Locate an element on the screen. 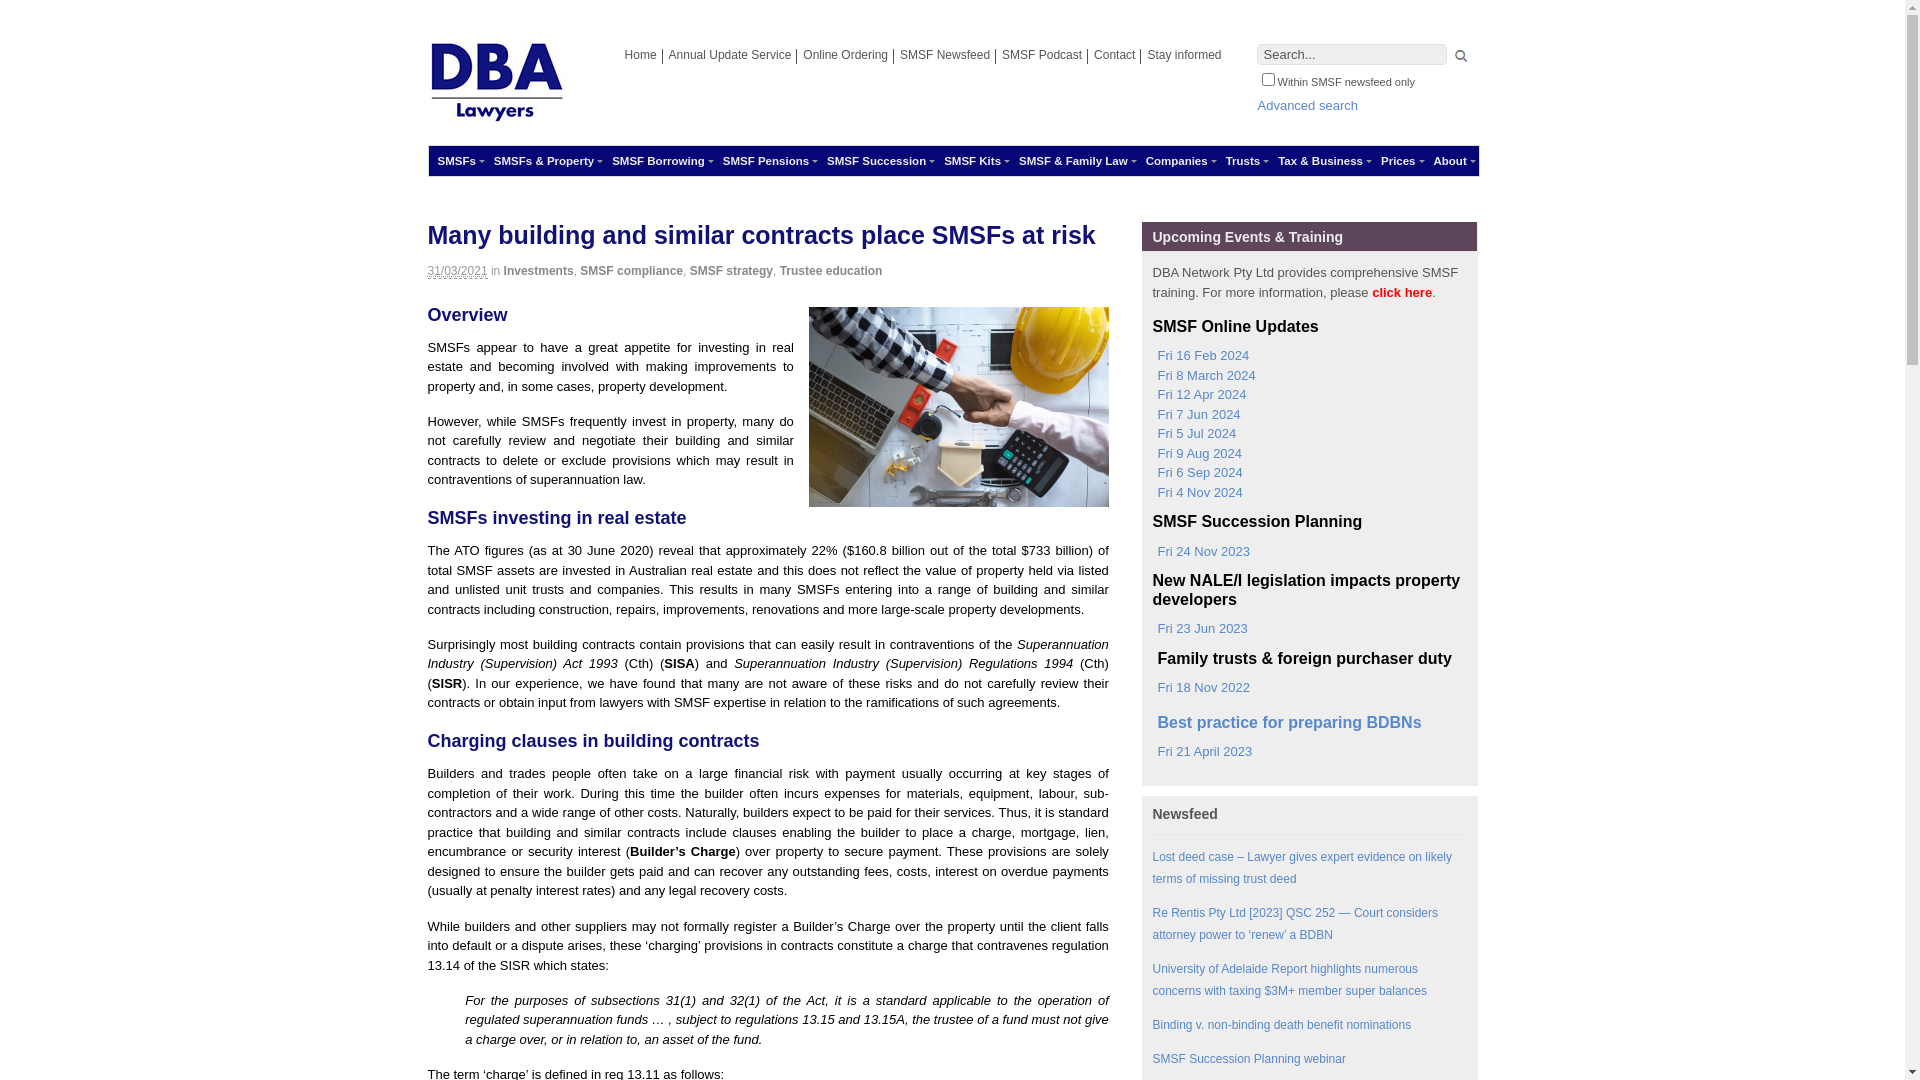 Image resolution: width=1920 pixels, height=1080 pixels. 'New NALE/I legislation impacts property developers' is located at coordinates (1309, 589).